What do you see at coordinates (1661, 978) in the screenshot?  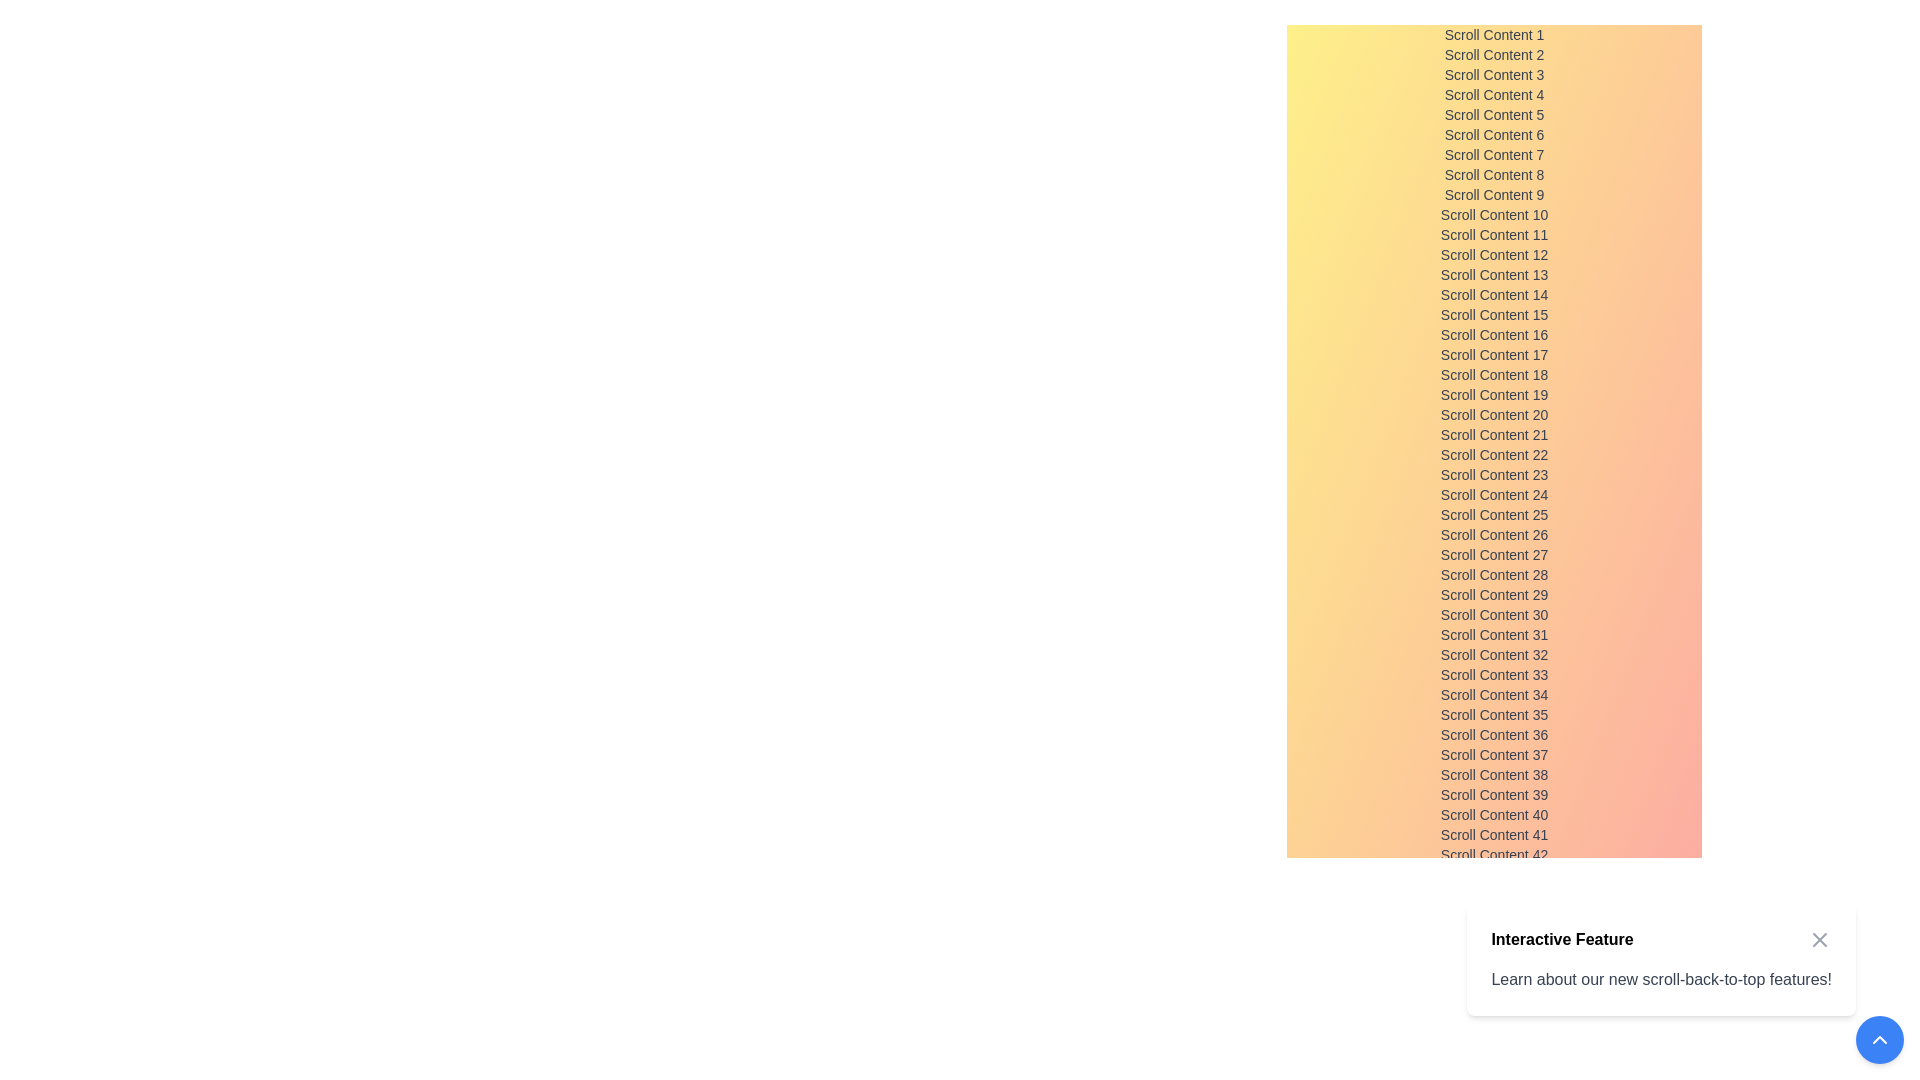 I see `static text displaying 'Learn about our new scroll-back-to-top features!' in the bottom-right corner of the interface within the 'Interactive Feature' popup` at bounding box center [1661, 978].